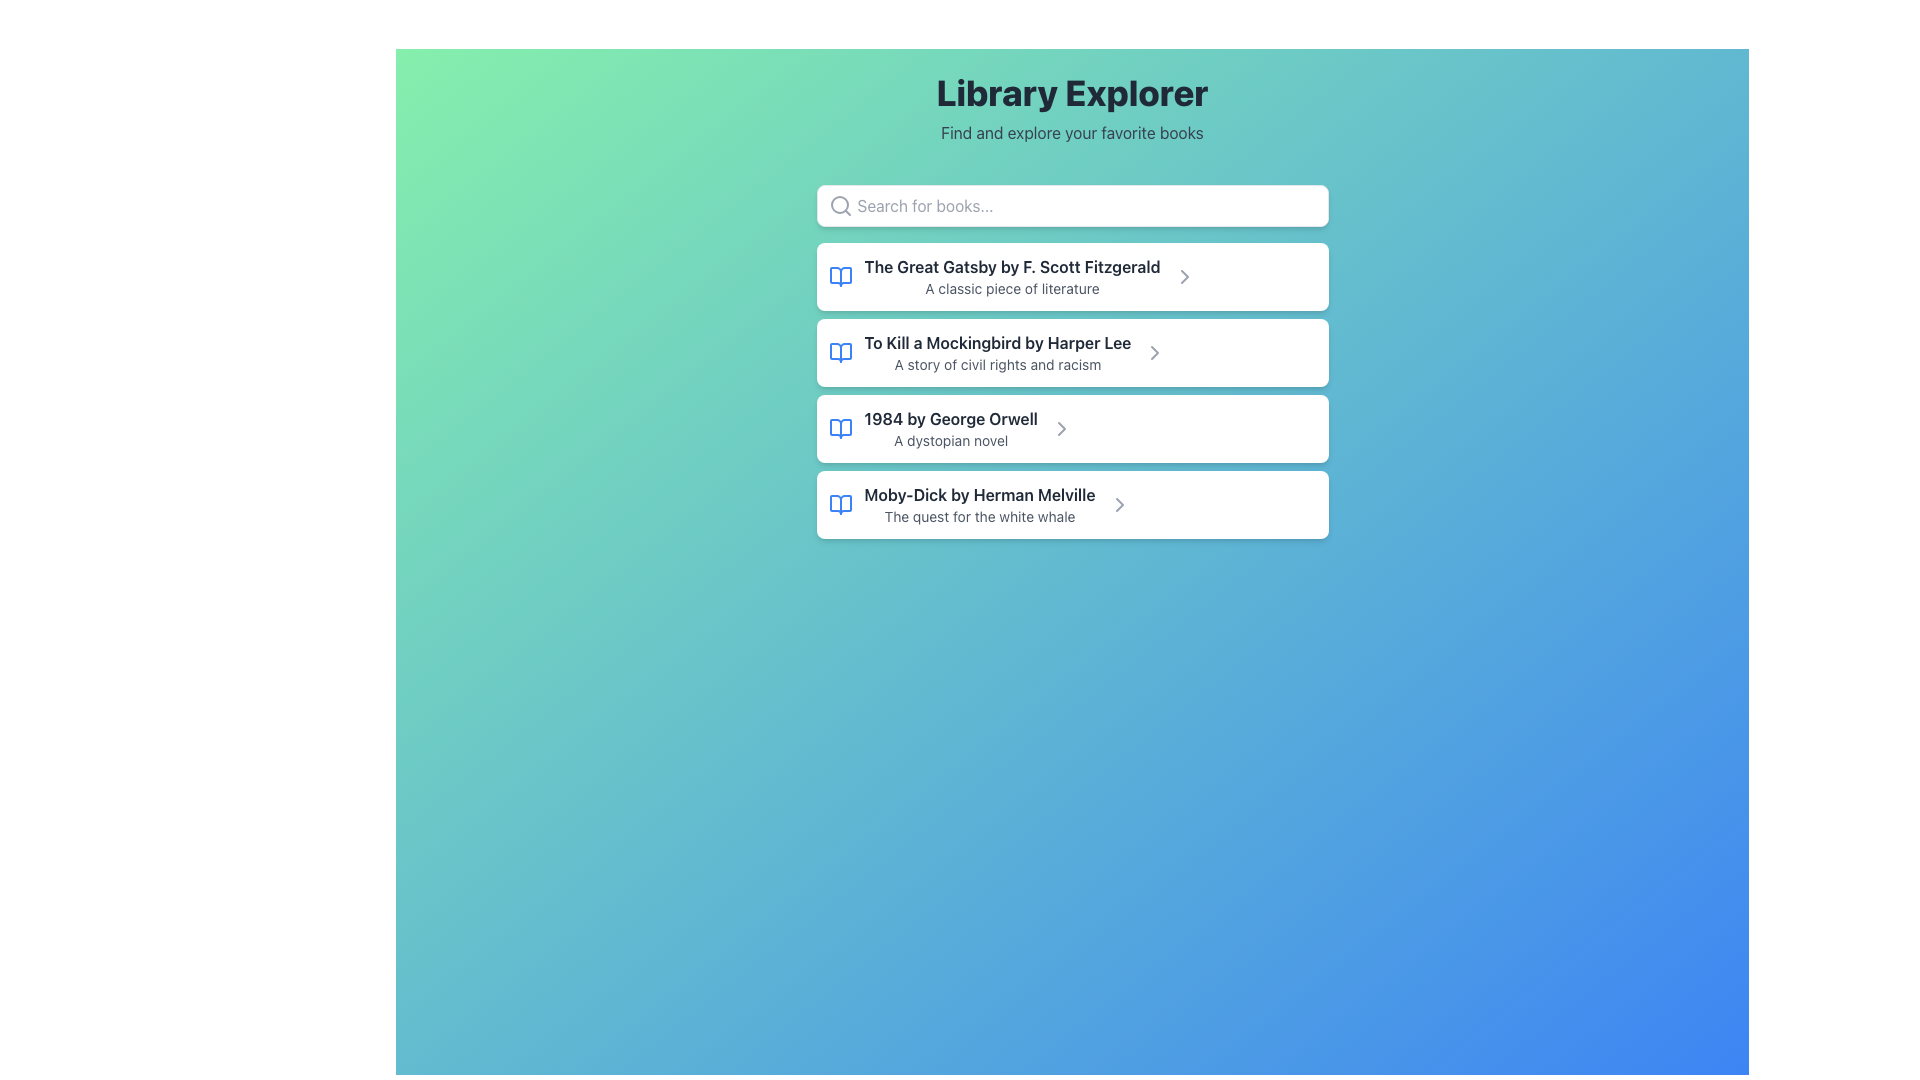 The image size is (1920, 1080). Describe the element at coordinates (840, 277) in the screenshot. I see `the blue outlined book icon located next to the title 'The Great Gatsby'` at that location.